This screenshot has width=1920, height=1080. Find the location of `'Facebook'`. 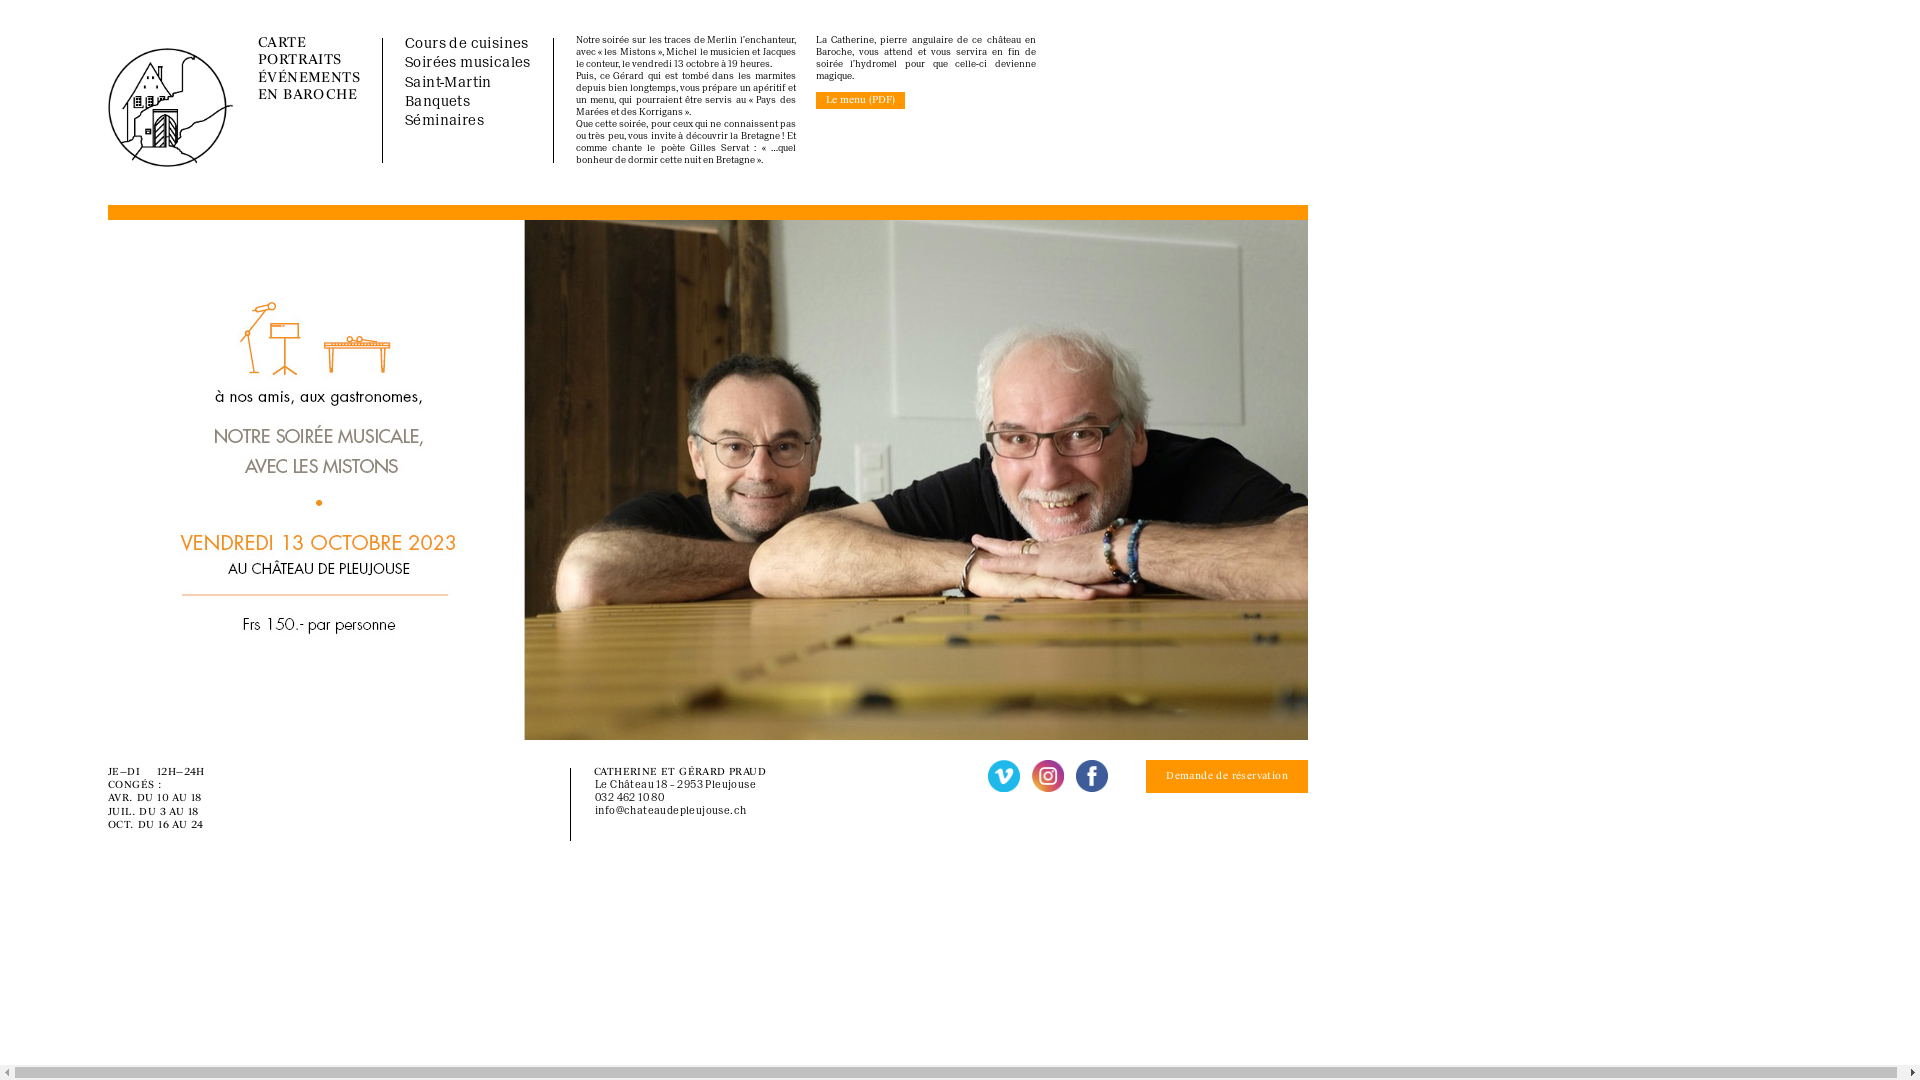

'Facebook' is located at coordinates (1090, 774).